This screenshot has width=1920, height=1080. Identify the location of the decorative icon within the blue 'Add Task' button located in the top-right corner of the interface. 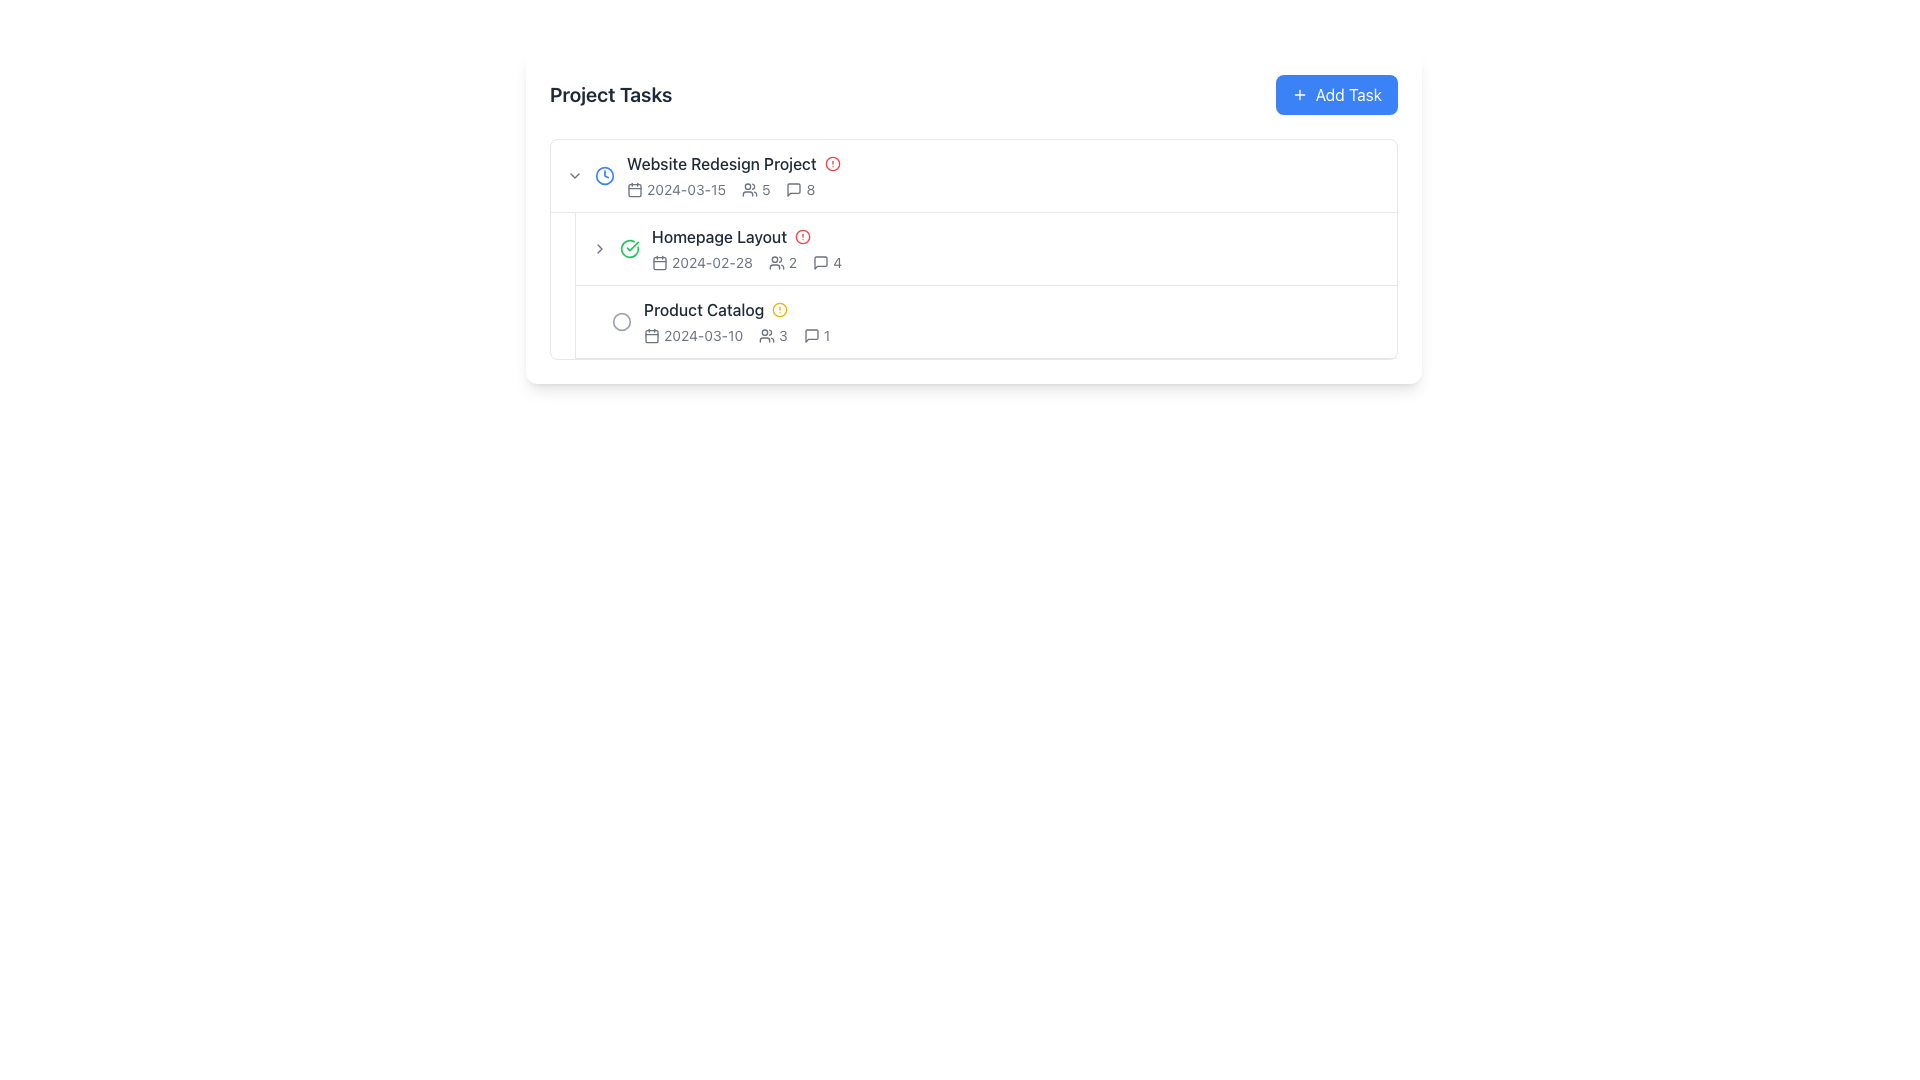
(1299, 95).